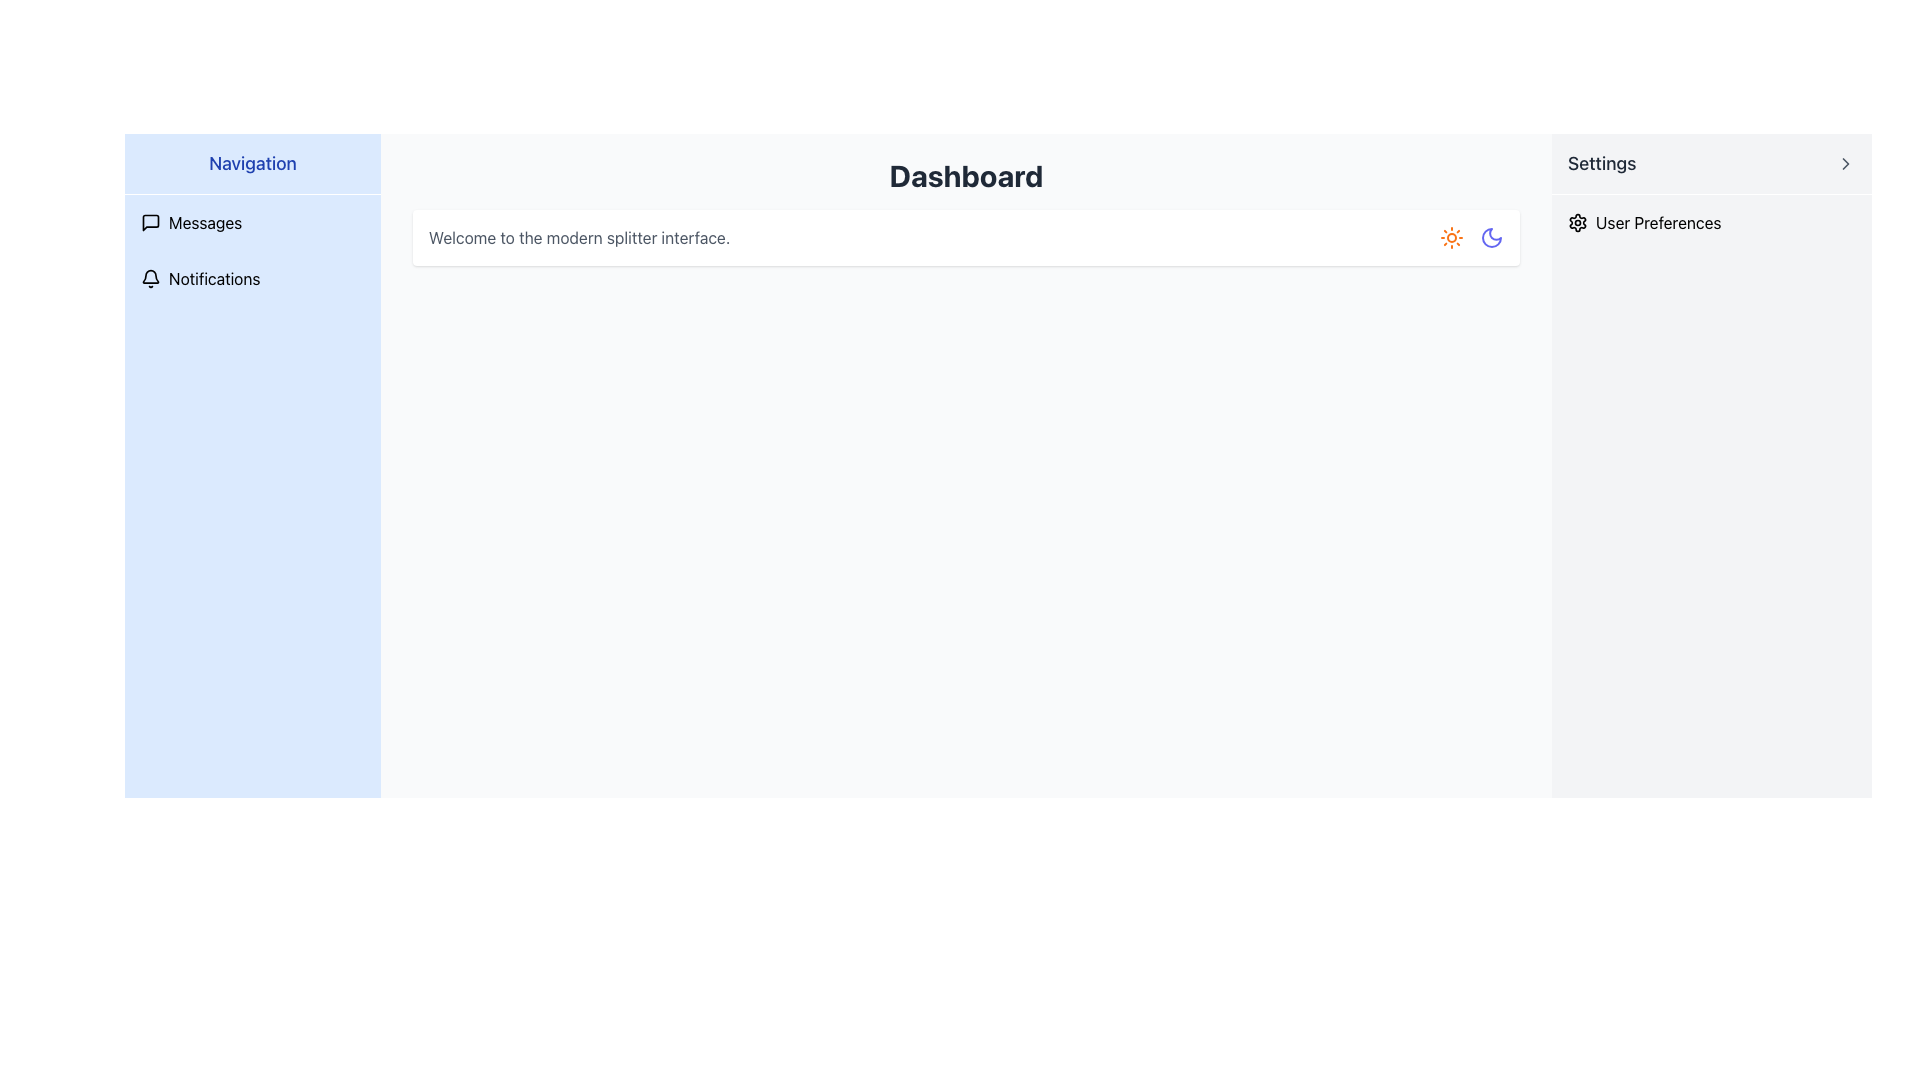 The width and height of the screenshot is (1920, 1080). What do you see at coordinates (252, 278) in the screenshot?
I see `the 'Notifications' navigation link, which features a bell icon and is located beneath the 'Messages' entry in the sidebar navigation panel` at bounding box center [252, 278].